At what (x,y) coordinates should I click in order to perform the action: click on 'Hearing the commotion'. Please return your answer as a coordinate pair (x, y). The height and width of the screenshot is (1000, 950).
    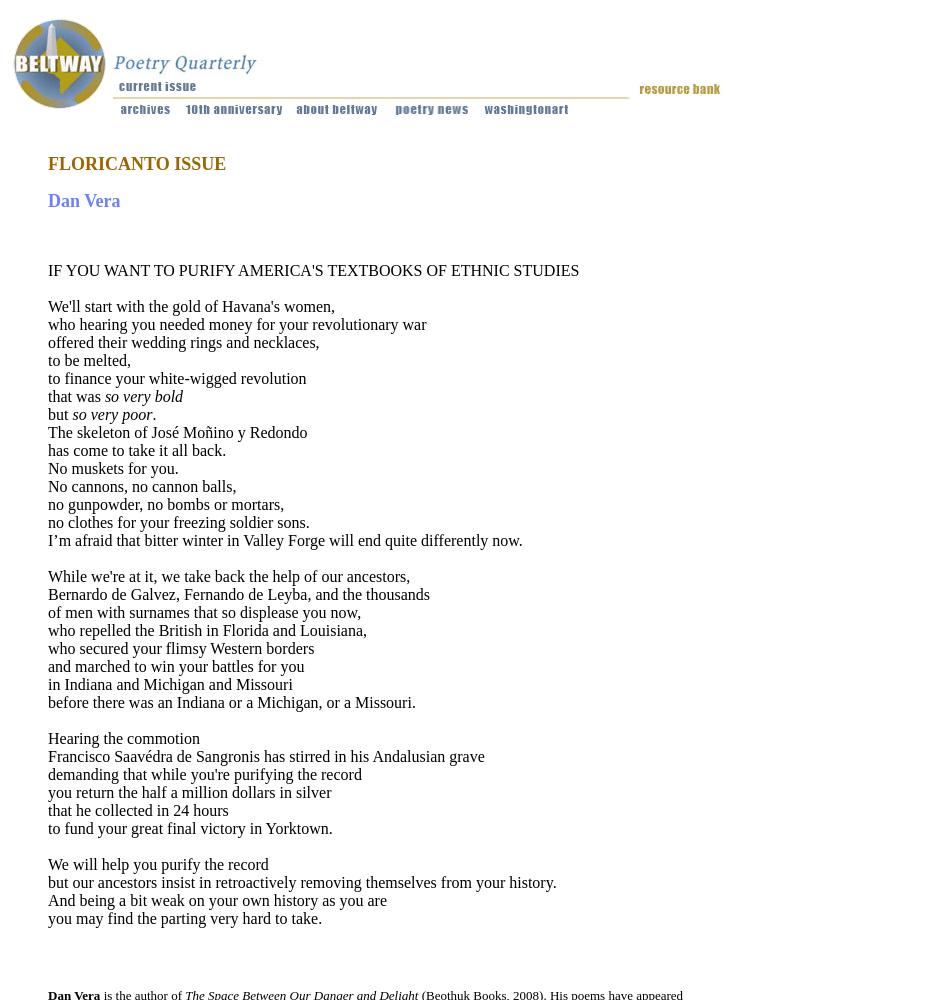
    Looking at the image, I should click on (123, 737).